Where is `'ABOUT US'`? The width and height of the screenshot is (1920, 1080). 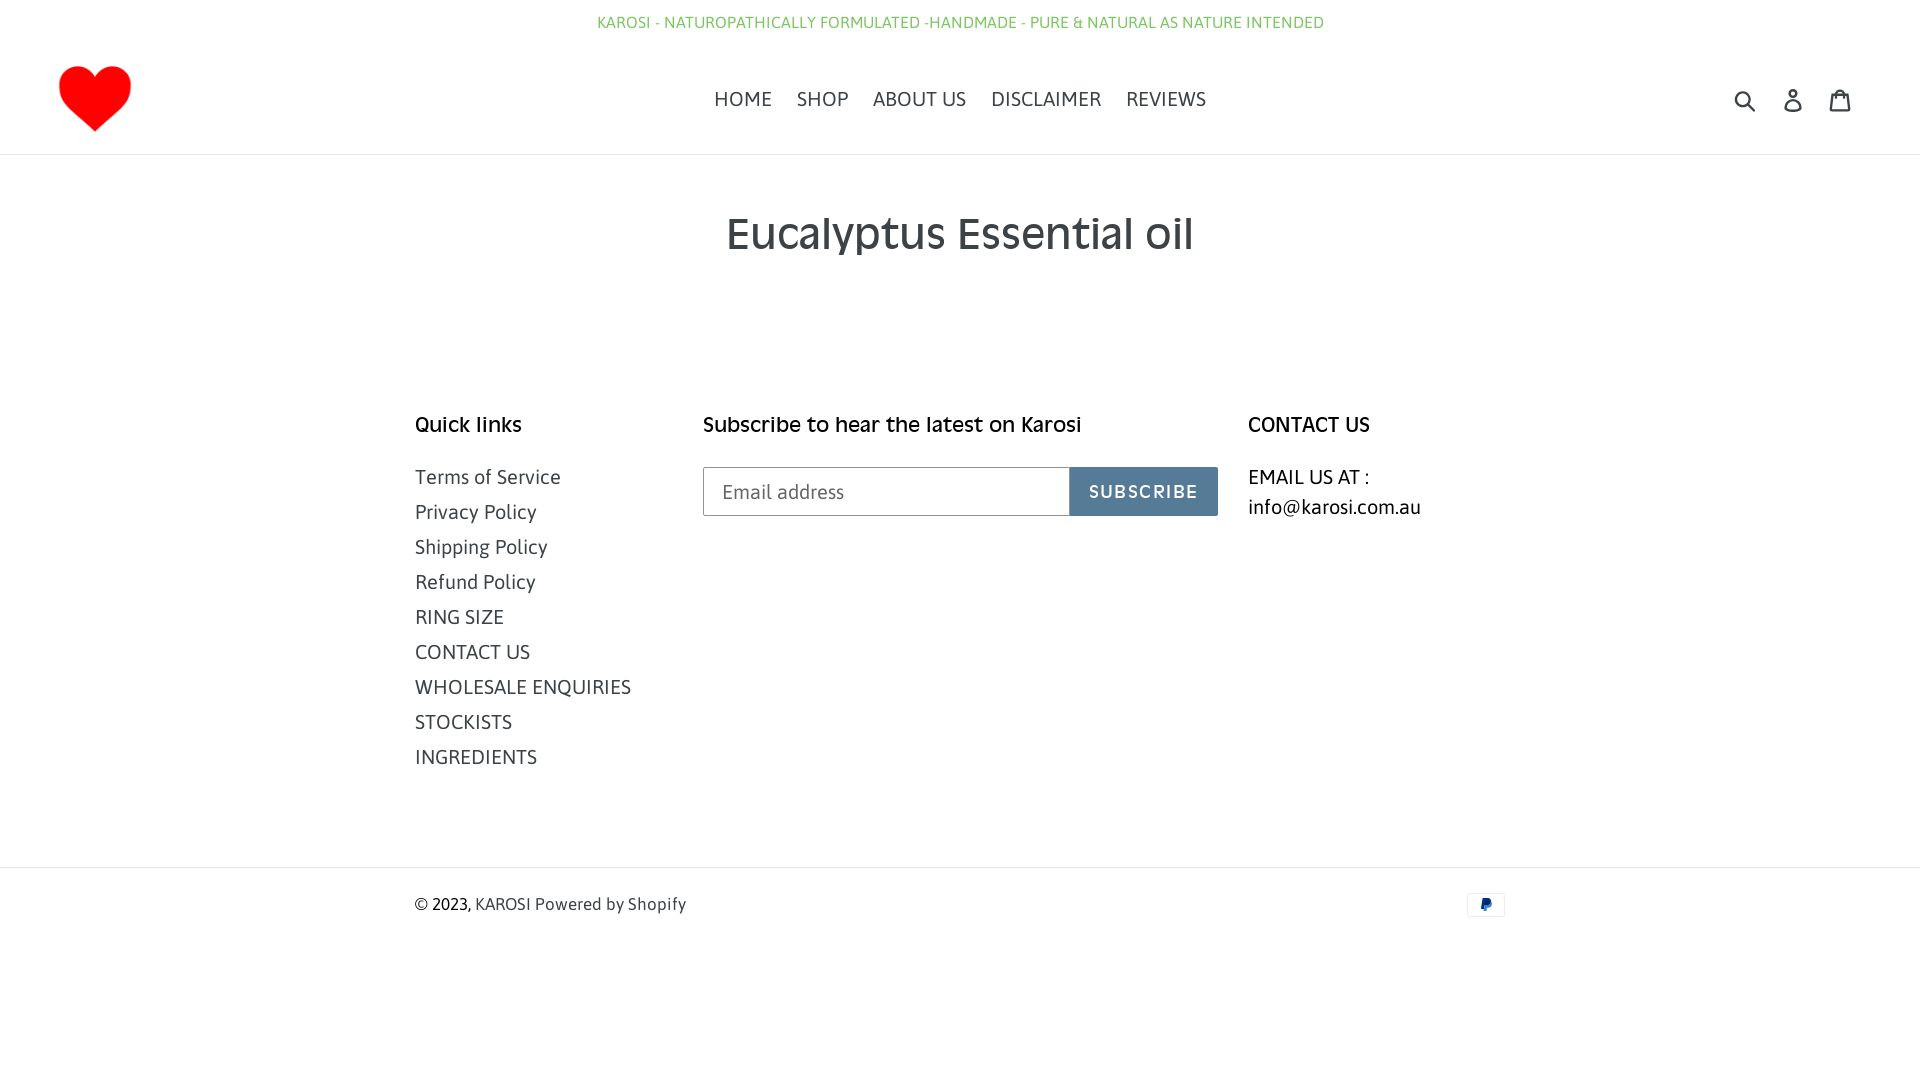 'ABOUT US' is located at coordinates (918, 99).